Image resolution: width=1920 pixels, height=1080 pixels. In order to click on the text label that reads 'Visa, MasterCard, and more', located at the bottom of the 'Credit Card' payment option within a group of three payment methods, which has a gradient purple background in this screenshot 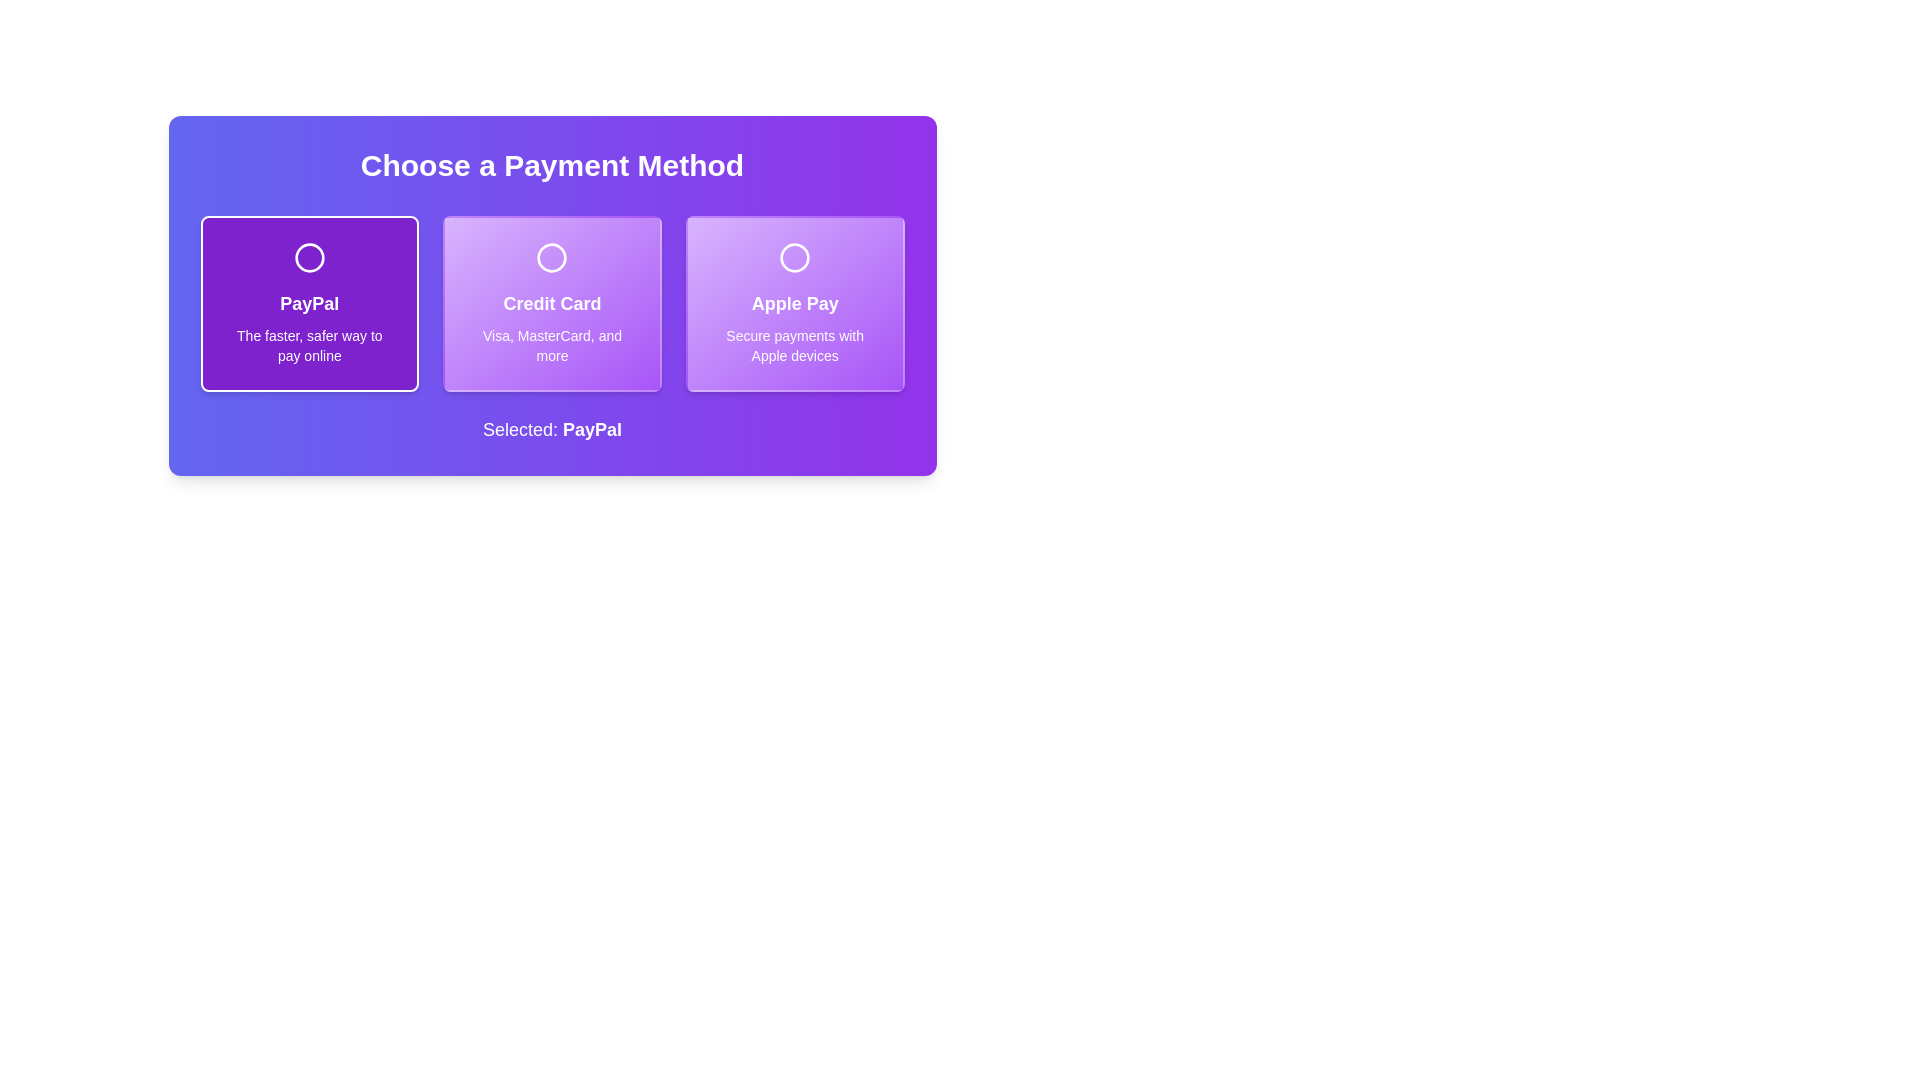, I will do `click(552, 345)`.